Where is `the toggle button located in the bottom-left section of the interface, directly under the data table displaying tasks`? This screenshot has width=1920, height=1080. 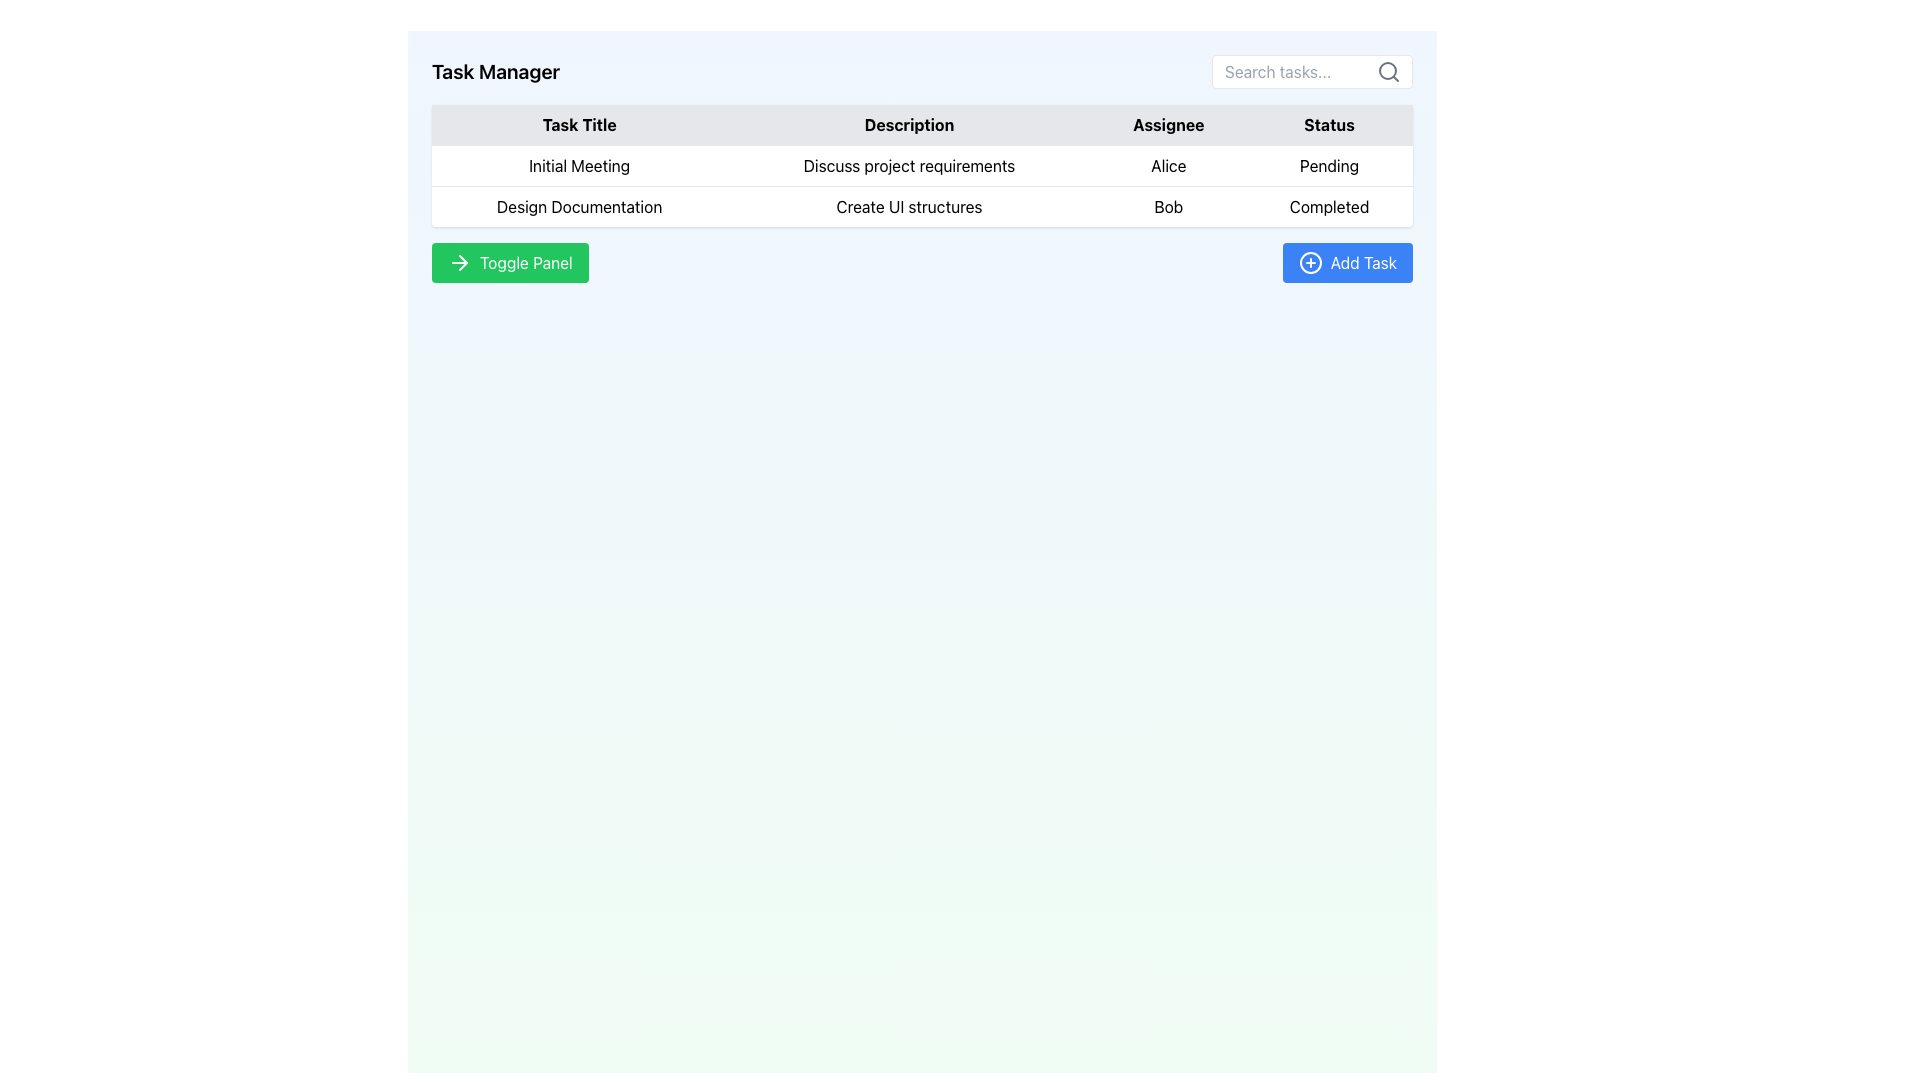 the toggle button located in the bottom-left section of the interface, directly under the data table displaying tasks is located at coordinates (510, 261).